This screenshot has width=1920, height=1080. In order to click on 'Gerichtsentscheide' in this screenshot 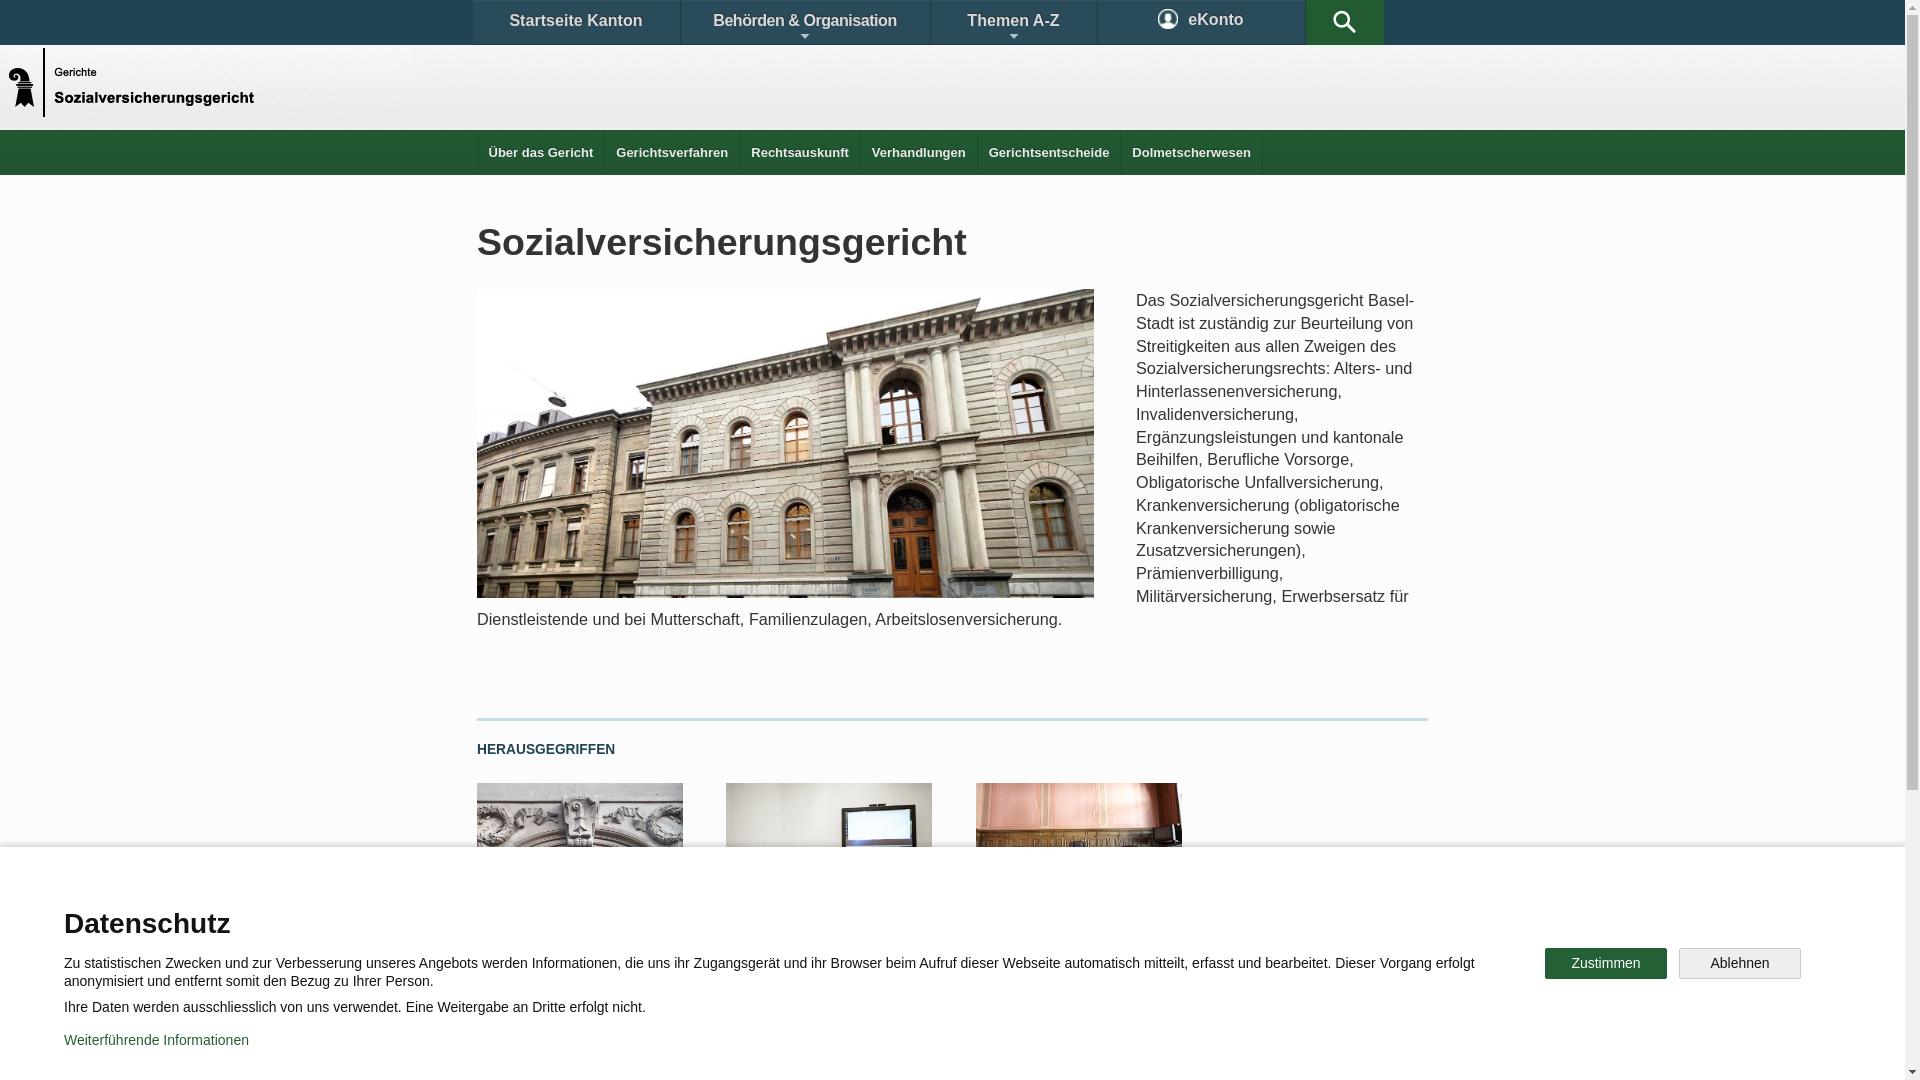, I will do `click(1048, 151)`.